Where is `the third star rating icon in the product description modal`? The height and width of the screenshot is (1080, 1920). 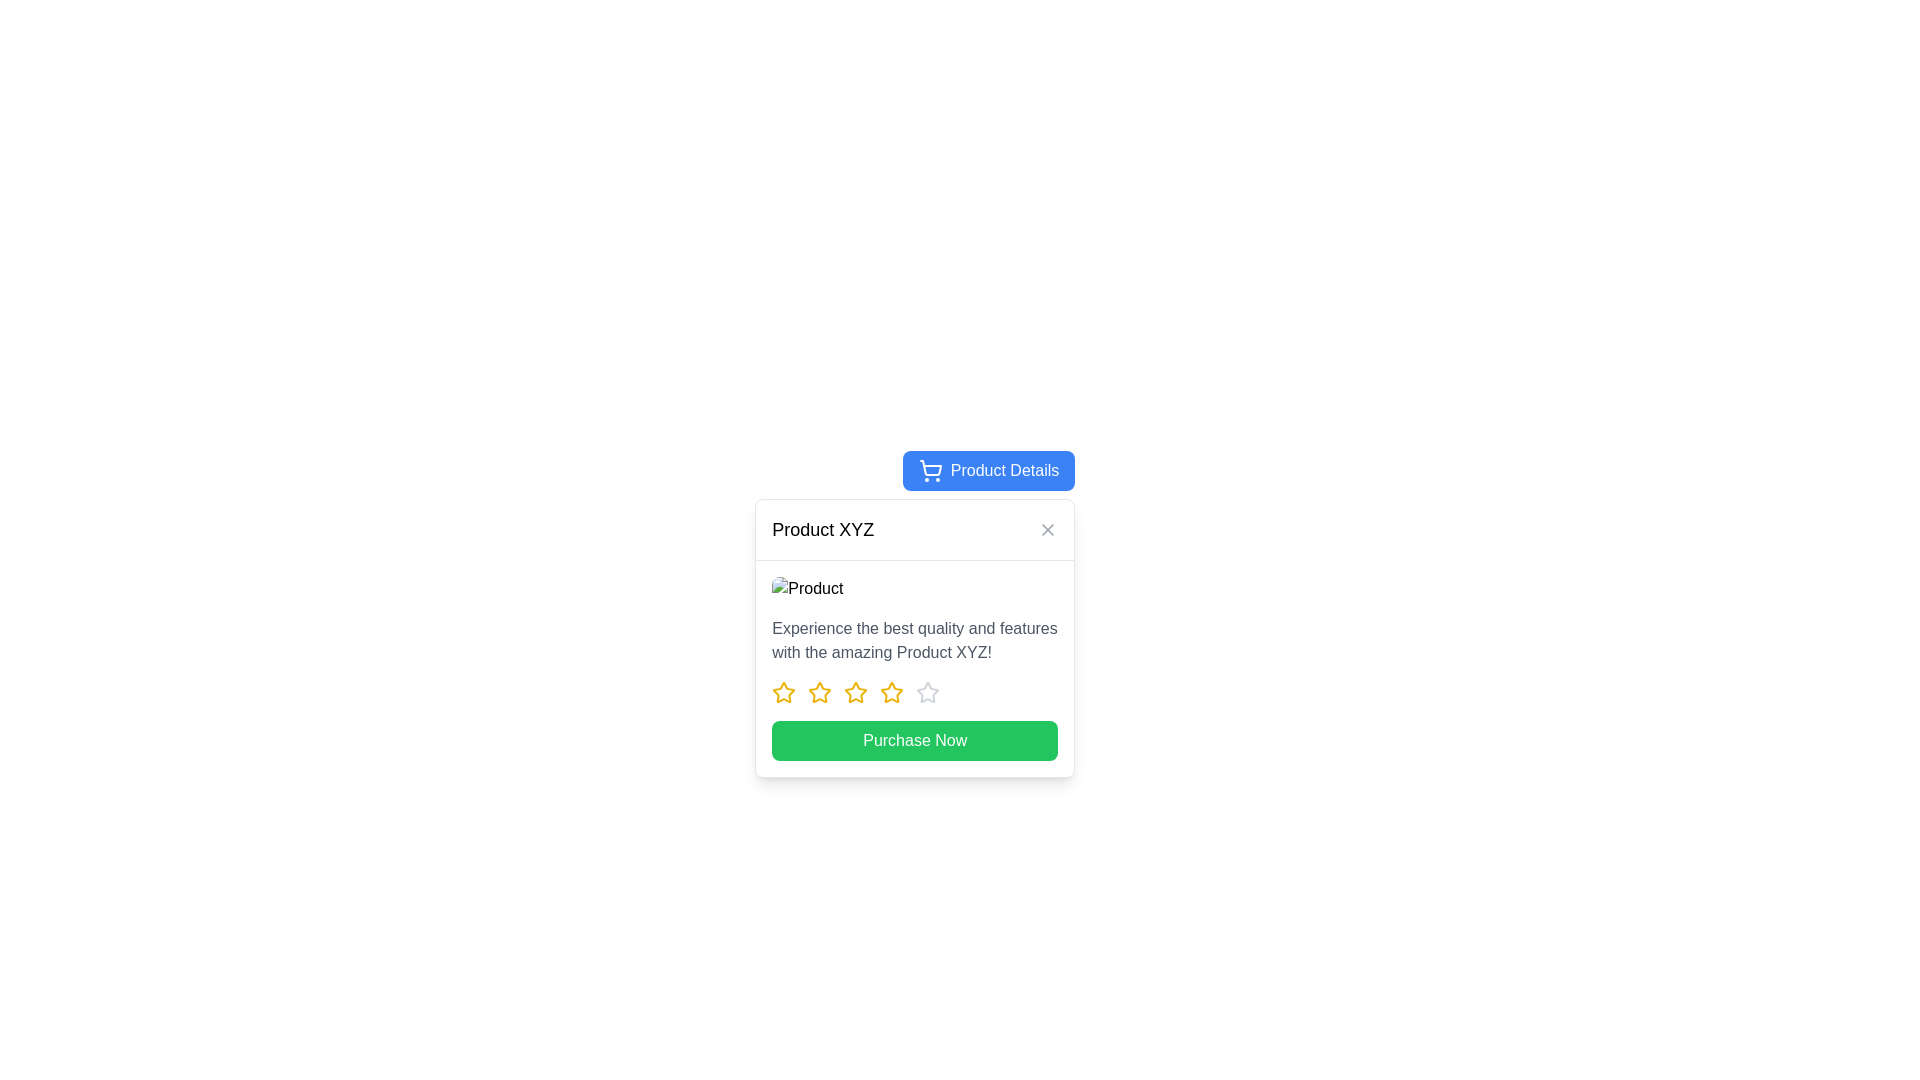
the third star rating icon in the product description modal is located at coordinates (856, 691).